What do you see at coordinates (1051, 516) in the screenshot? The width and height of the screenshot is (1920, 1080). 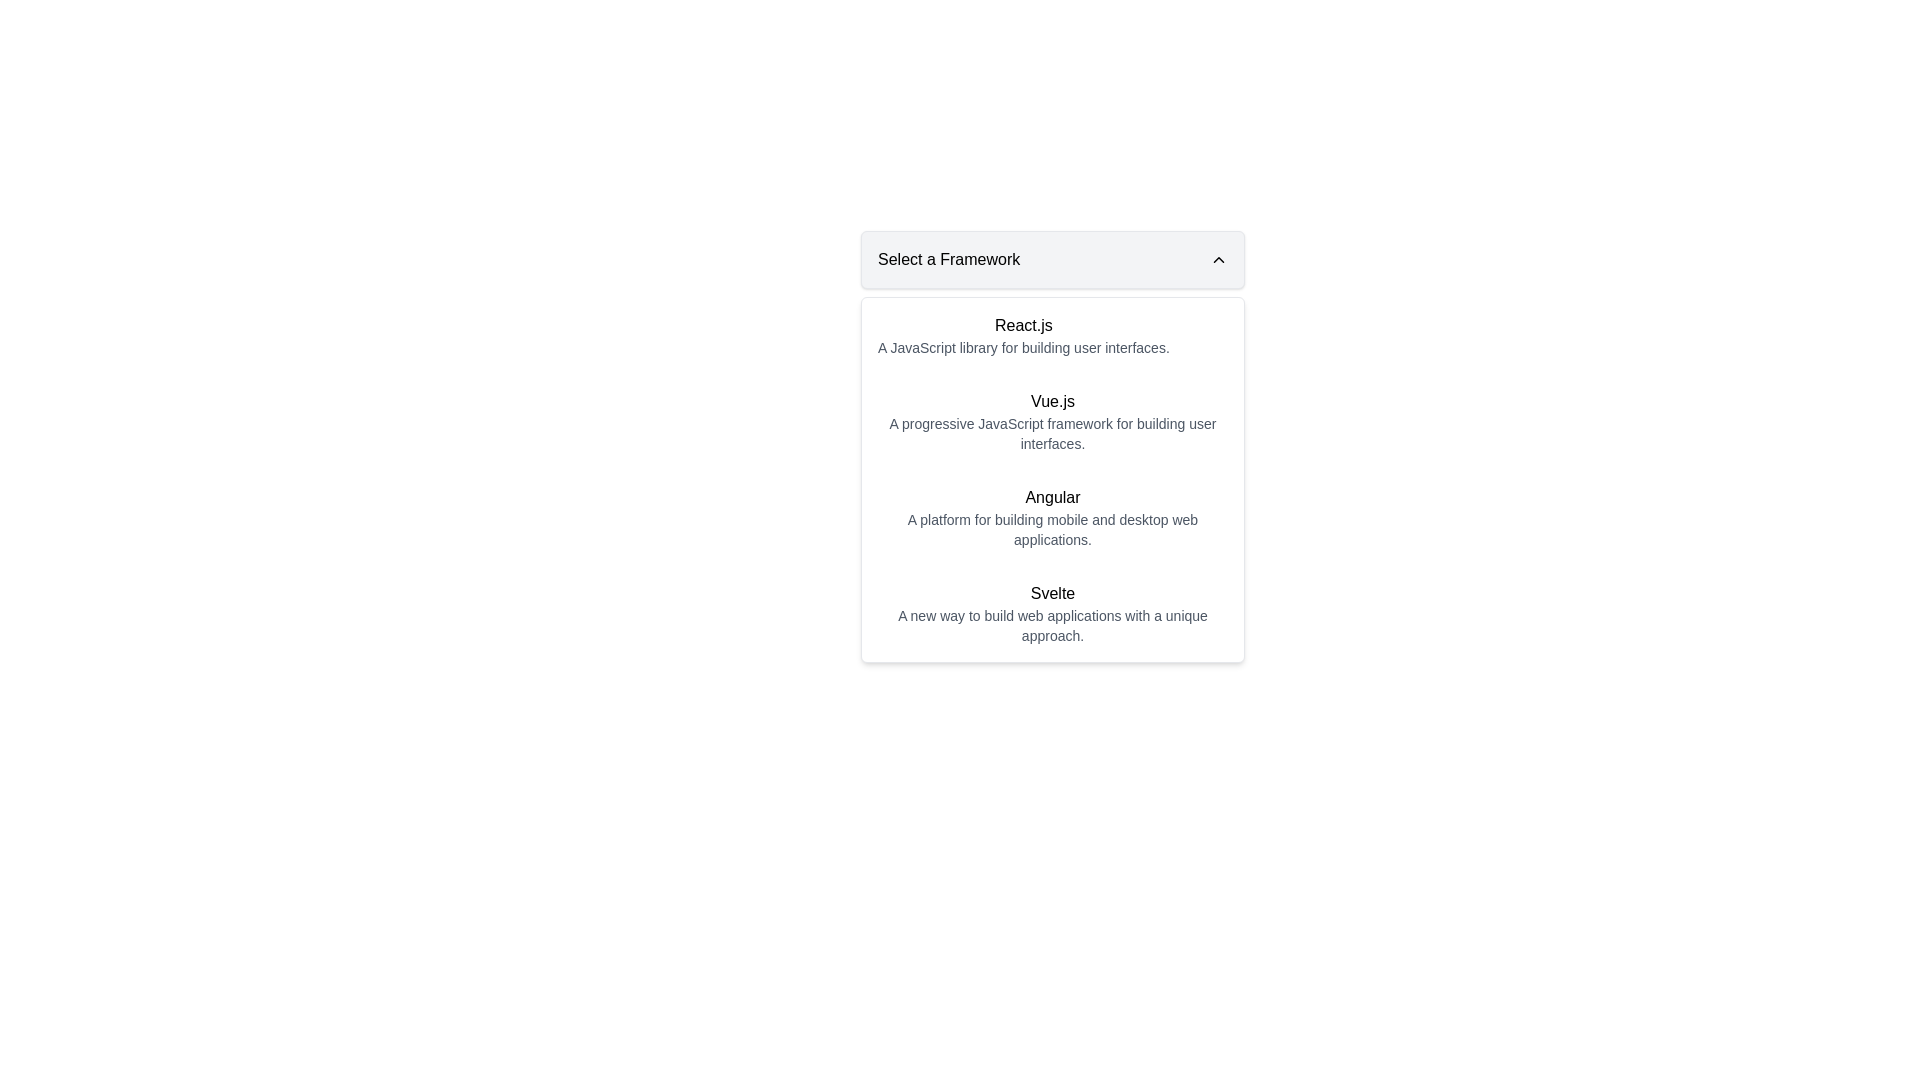 I see `the third list item in the dropdown menu that displays 'Angular' in bold text and describes it as 'A platform for building mobile and desktop web applications.'` at bounding box center [1051, 516].